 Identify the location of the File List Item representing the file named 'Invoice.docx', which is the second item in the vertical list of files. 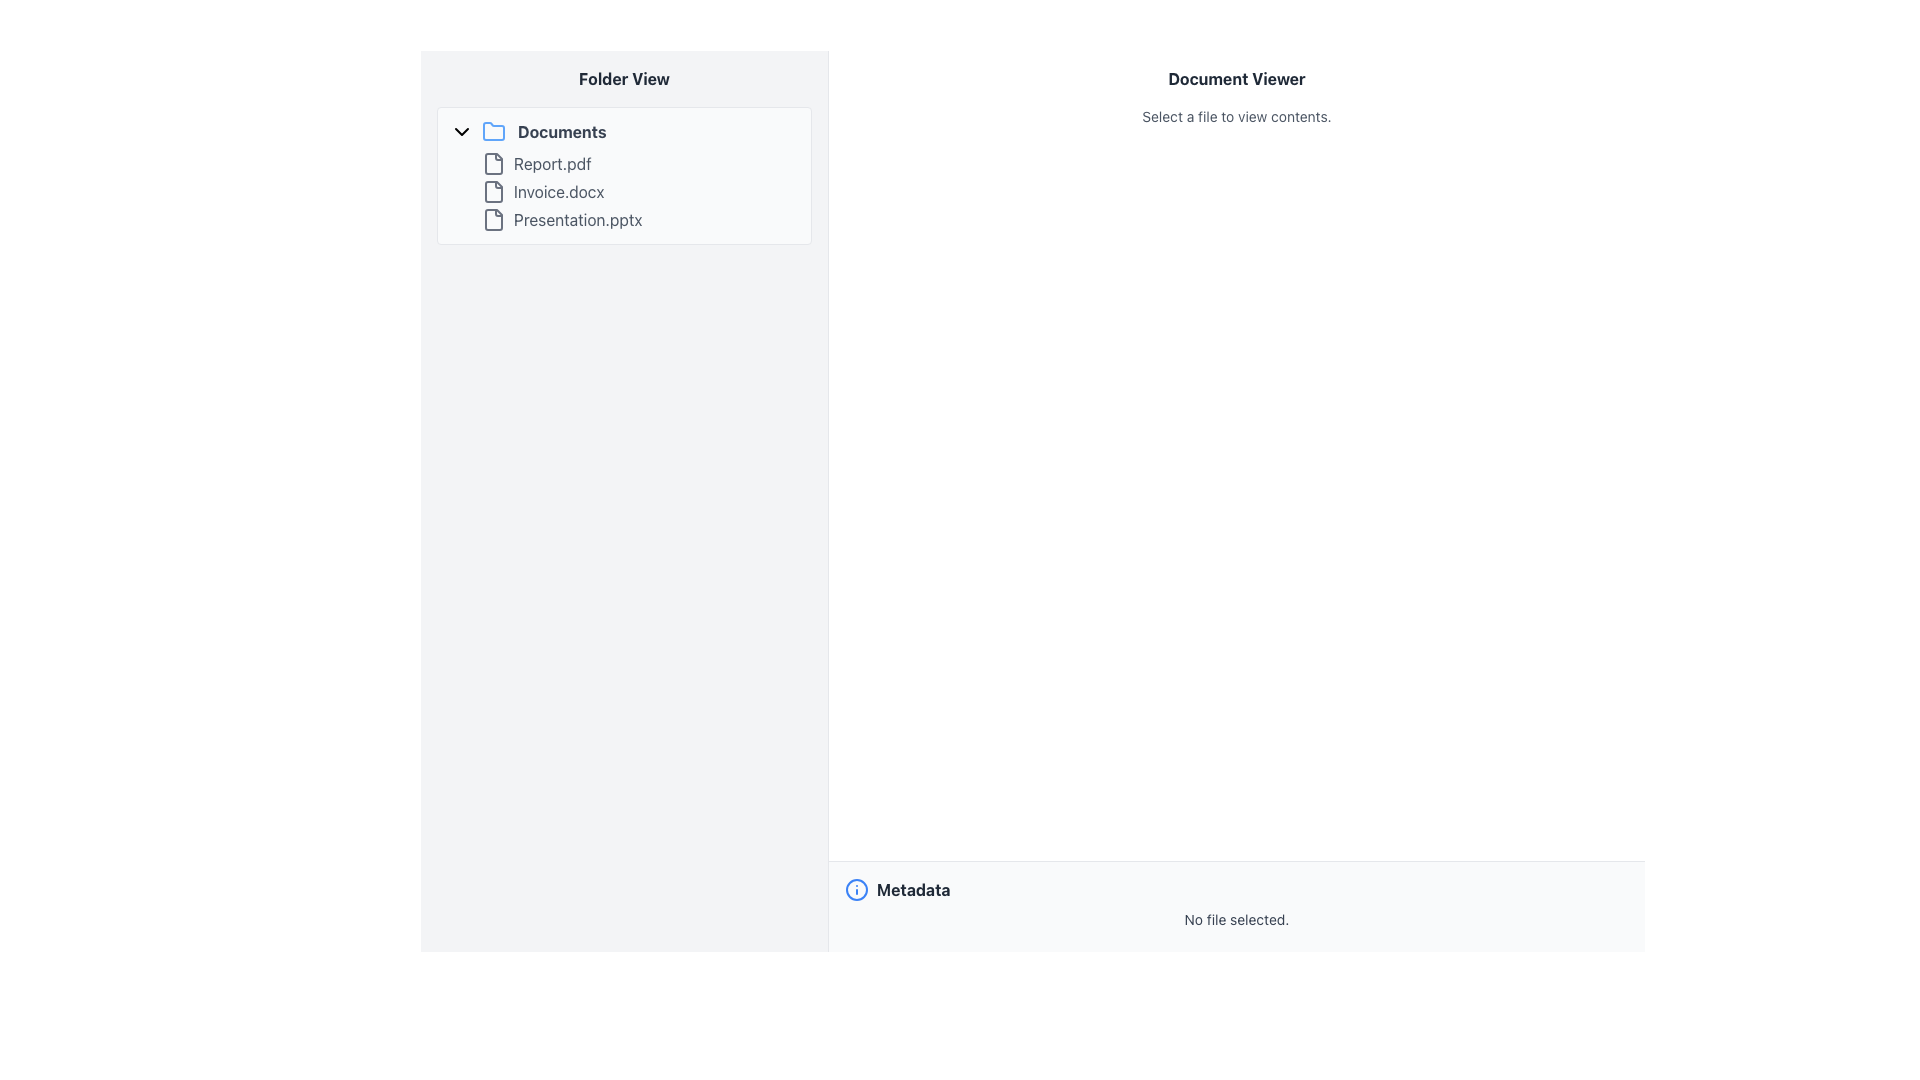
(640, 192).